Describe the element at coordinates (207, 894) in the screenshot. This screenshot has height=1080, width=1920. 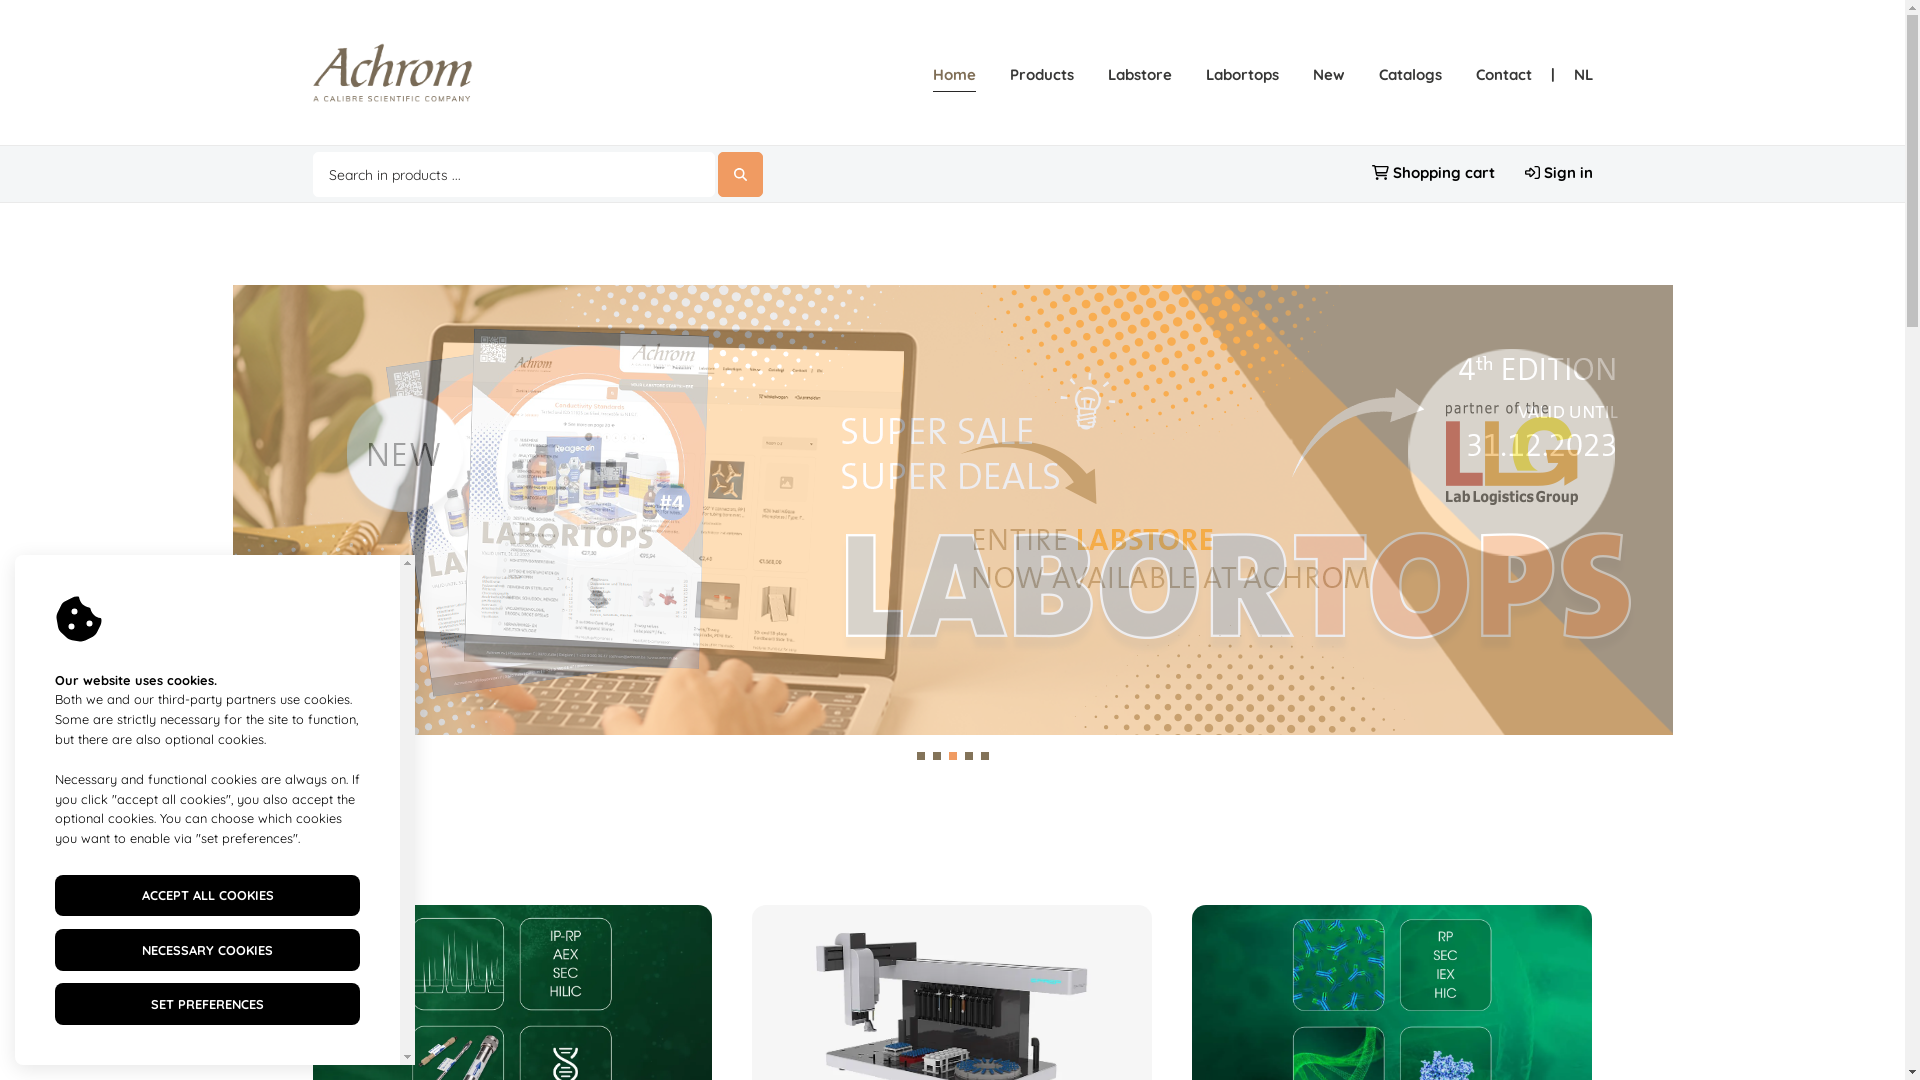
I see `'ACCEPT ALL COOKIES'` at that location.